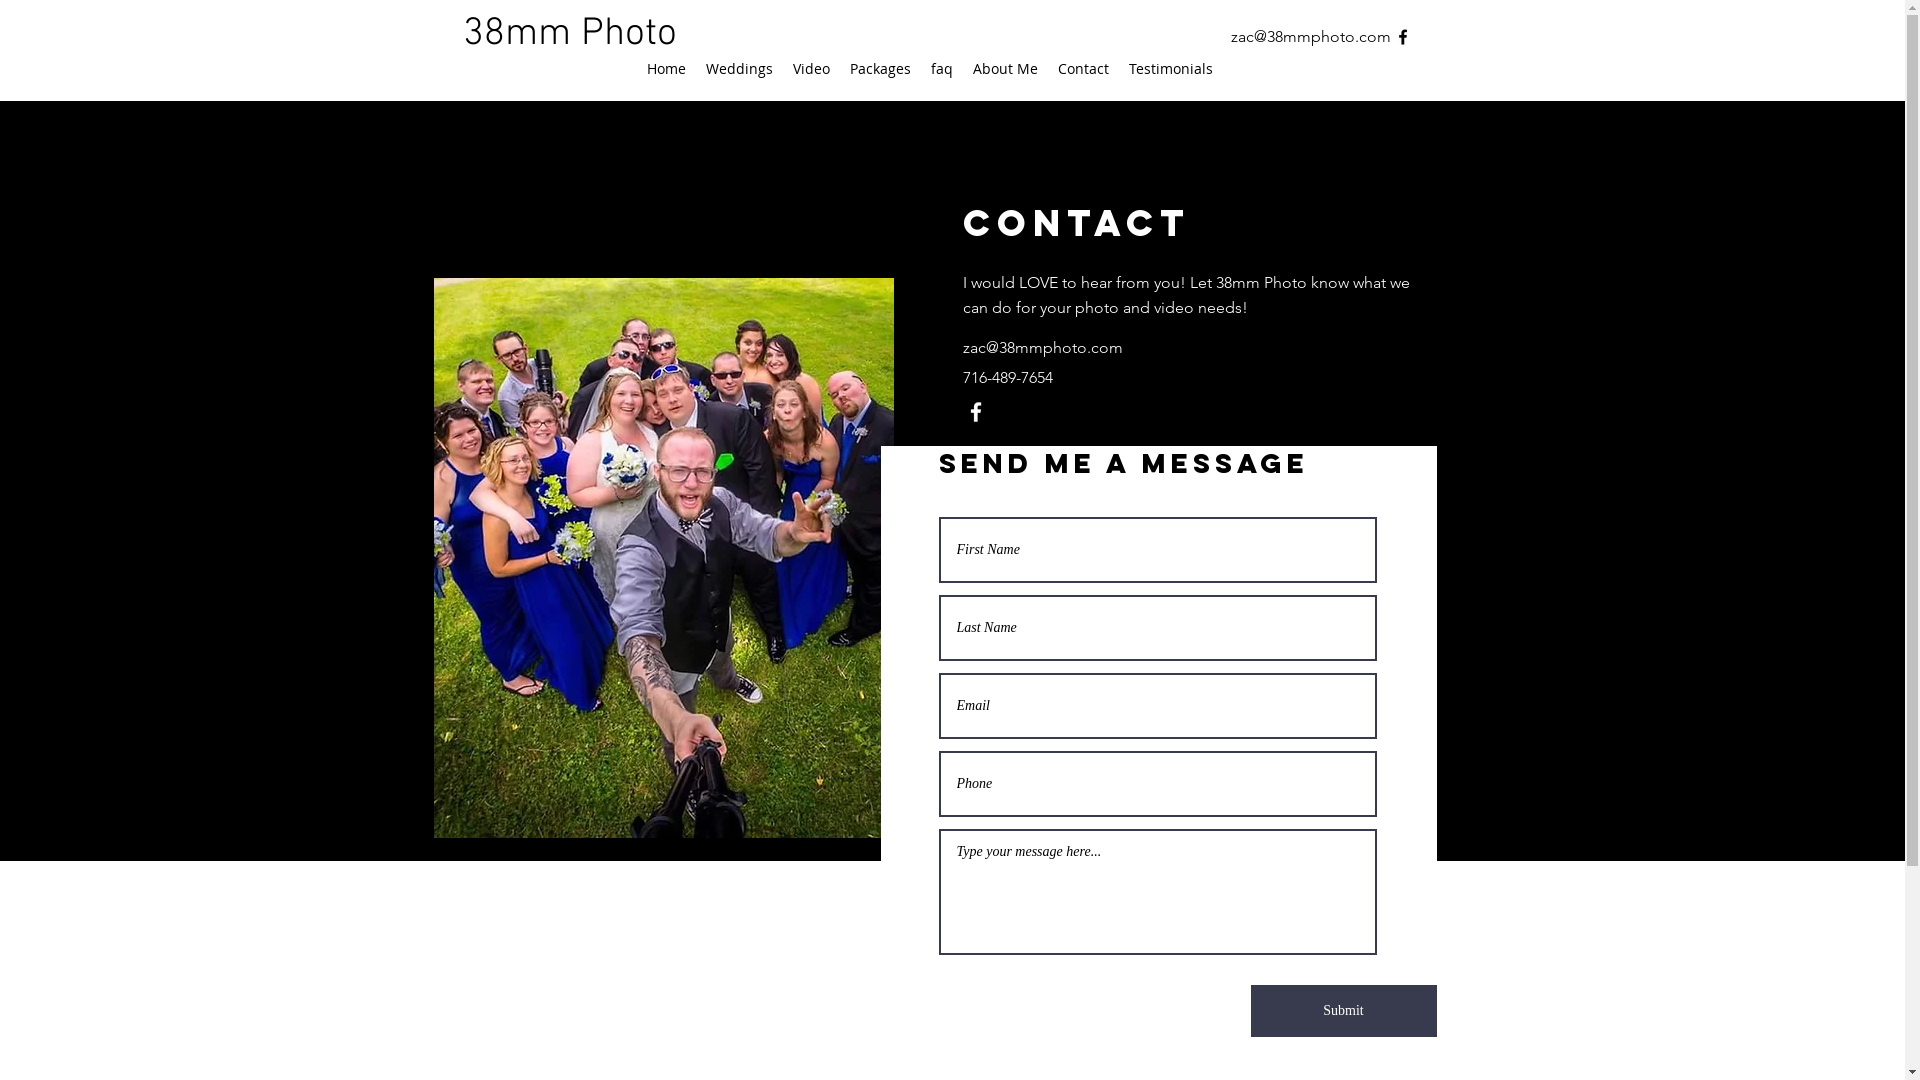 Image resolution: width=1920 pixels, height=1080 pixels. What do you see at coordinates (1004, 68) in the screenshot?
I see `'About Me'` at bounding box center [1004, 68].